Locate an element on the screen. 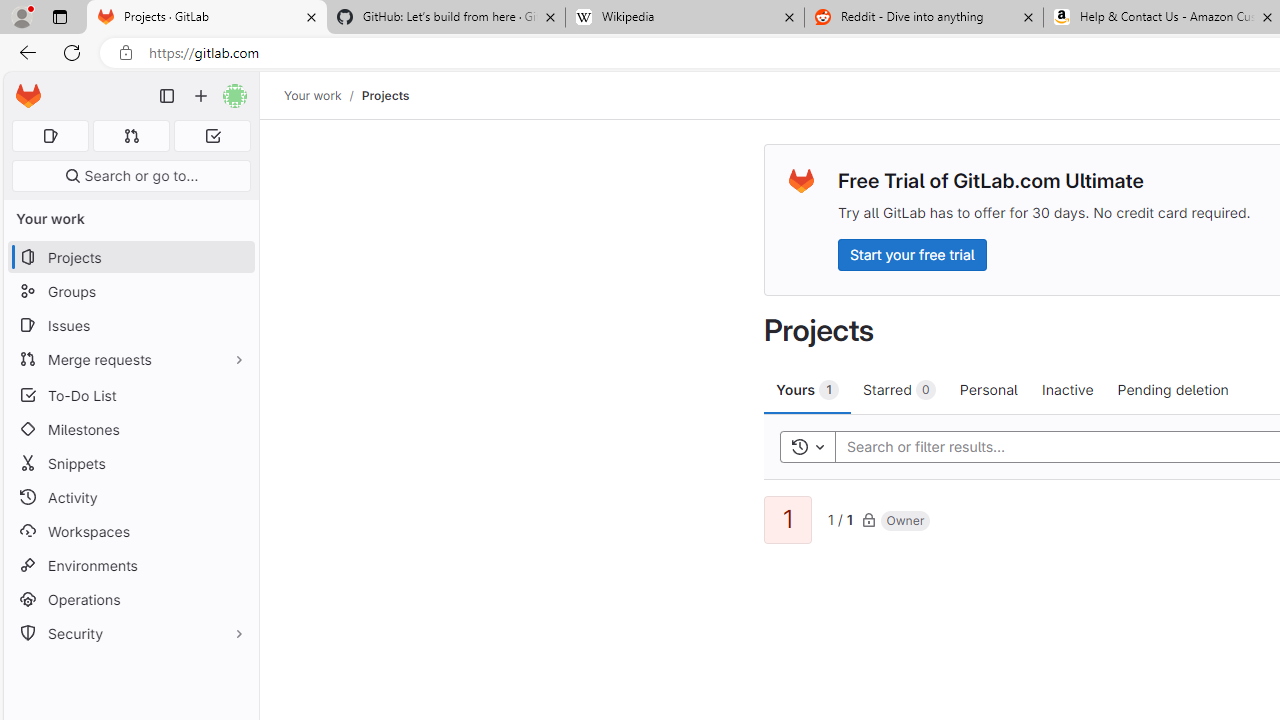 The width and height of the screenshot is (1280, 720). 'Personal' is located at coordinates (988, 389).